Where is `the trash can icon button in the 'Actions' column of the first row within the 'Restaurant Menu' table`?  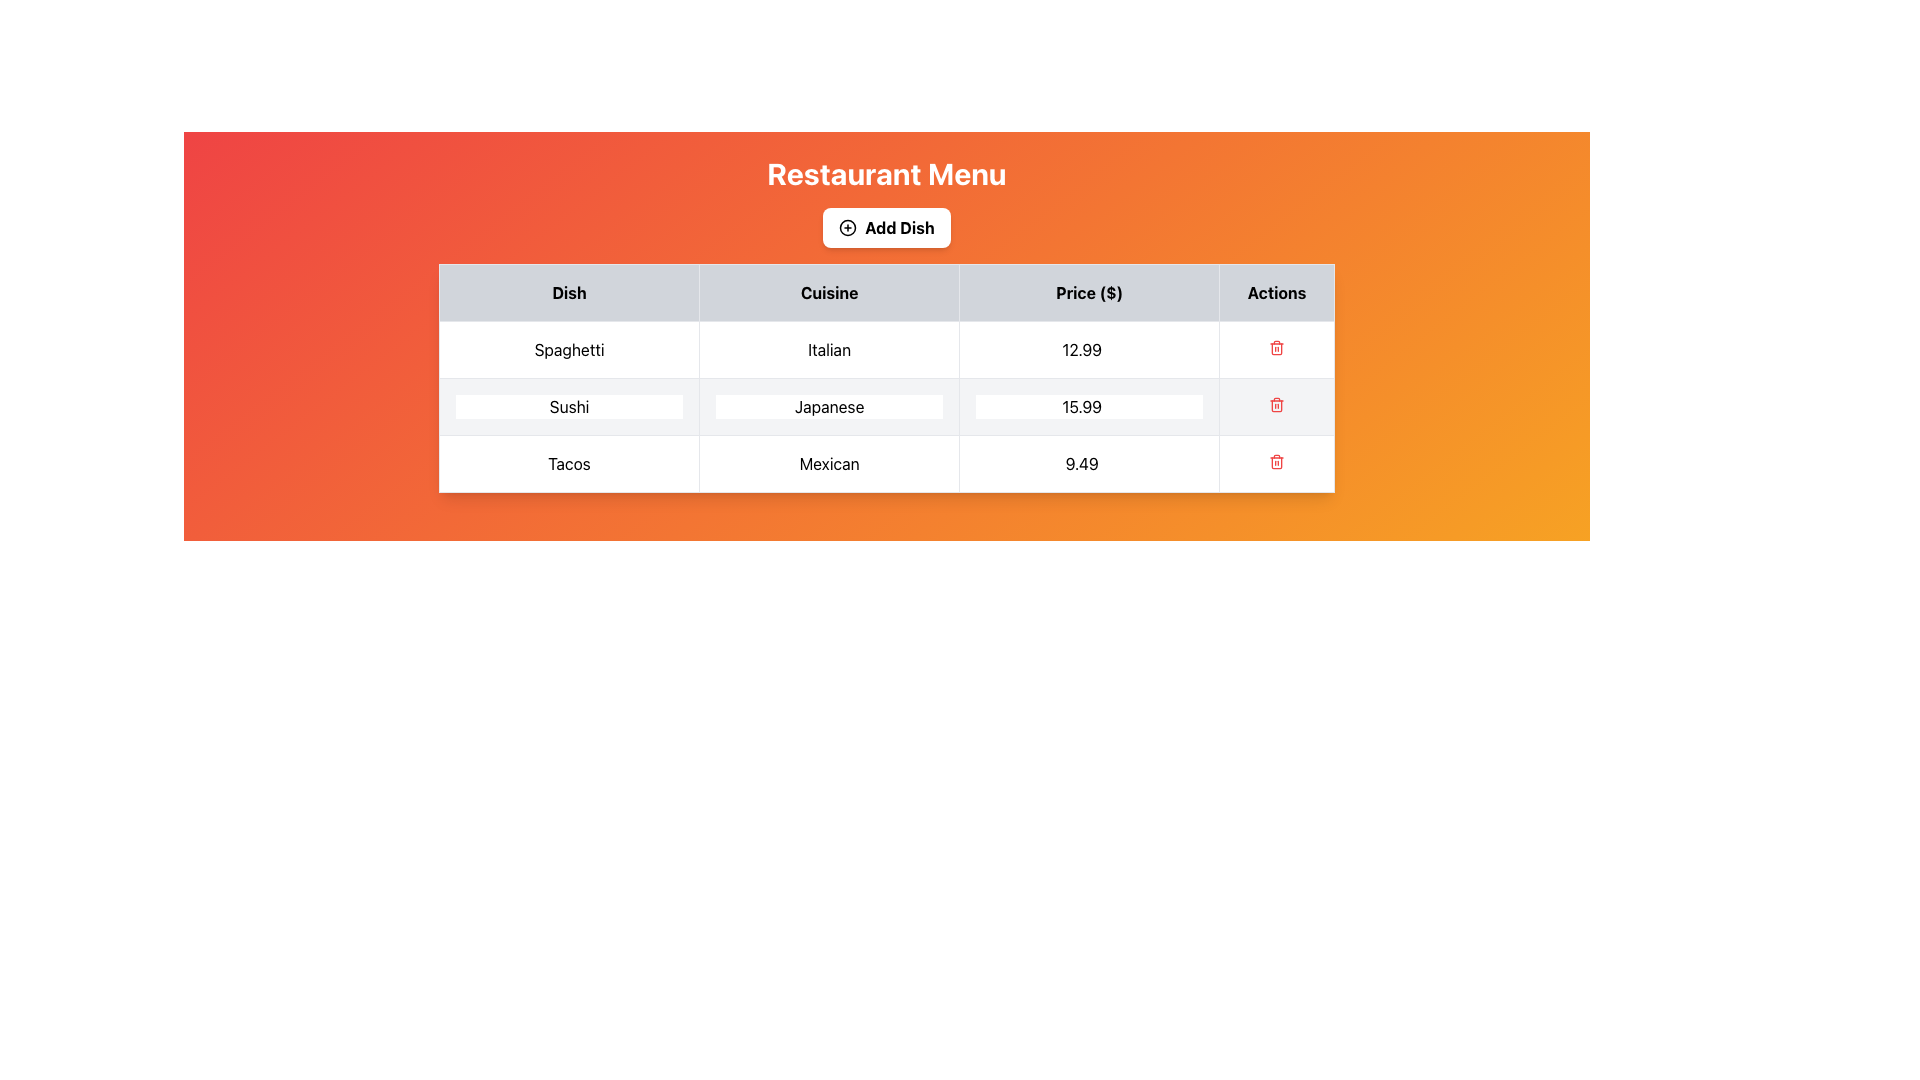 the trash can icon button in the 'Actions' column of the first row within the 'Restaurant Menu' table is located at coordinates (1276, 346).